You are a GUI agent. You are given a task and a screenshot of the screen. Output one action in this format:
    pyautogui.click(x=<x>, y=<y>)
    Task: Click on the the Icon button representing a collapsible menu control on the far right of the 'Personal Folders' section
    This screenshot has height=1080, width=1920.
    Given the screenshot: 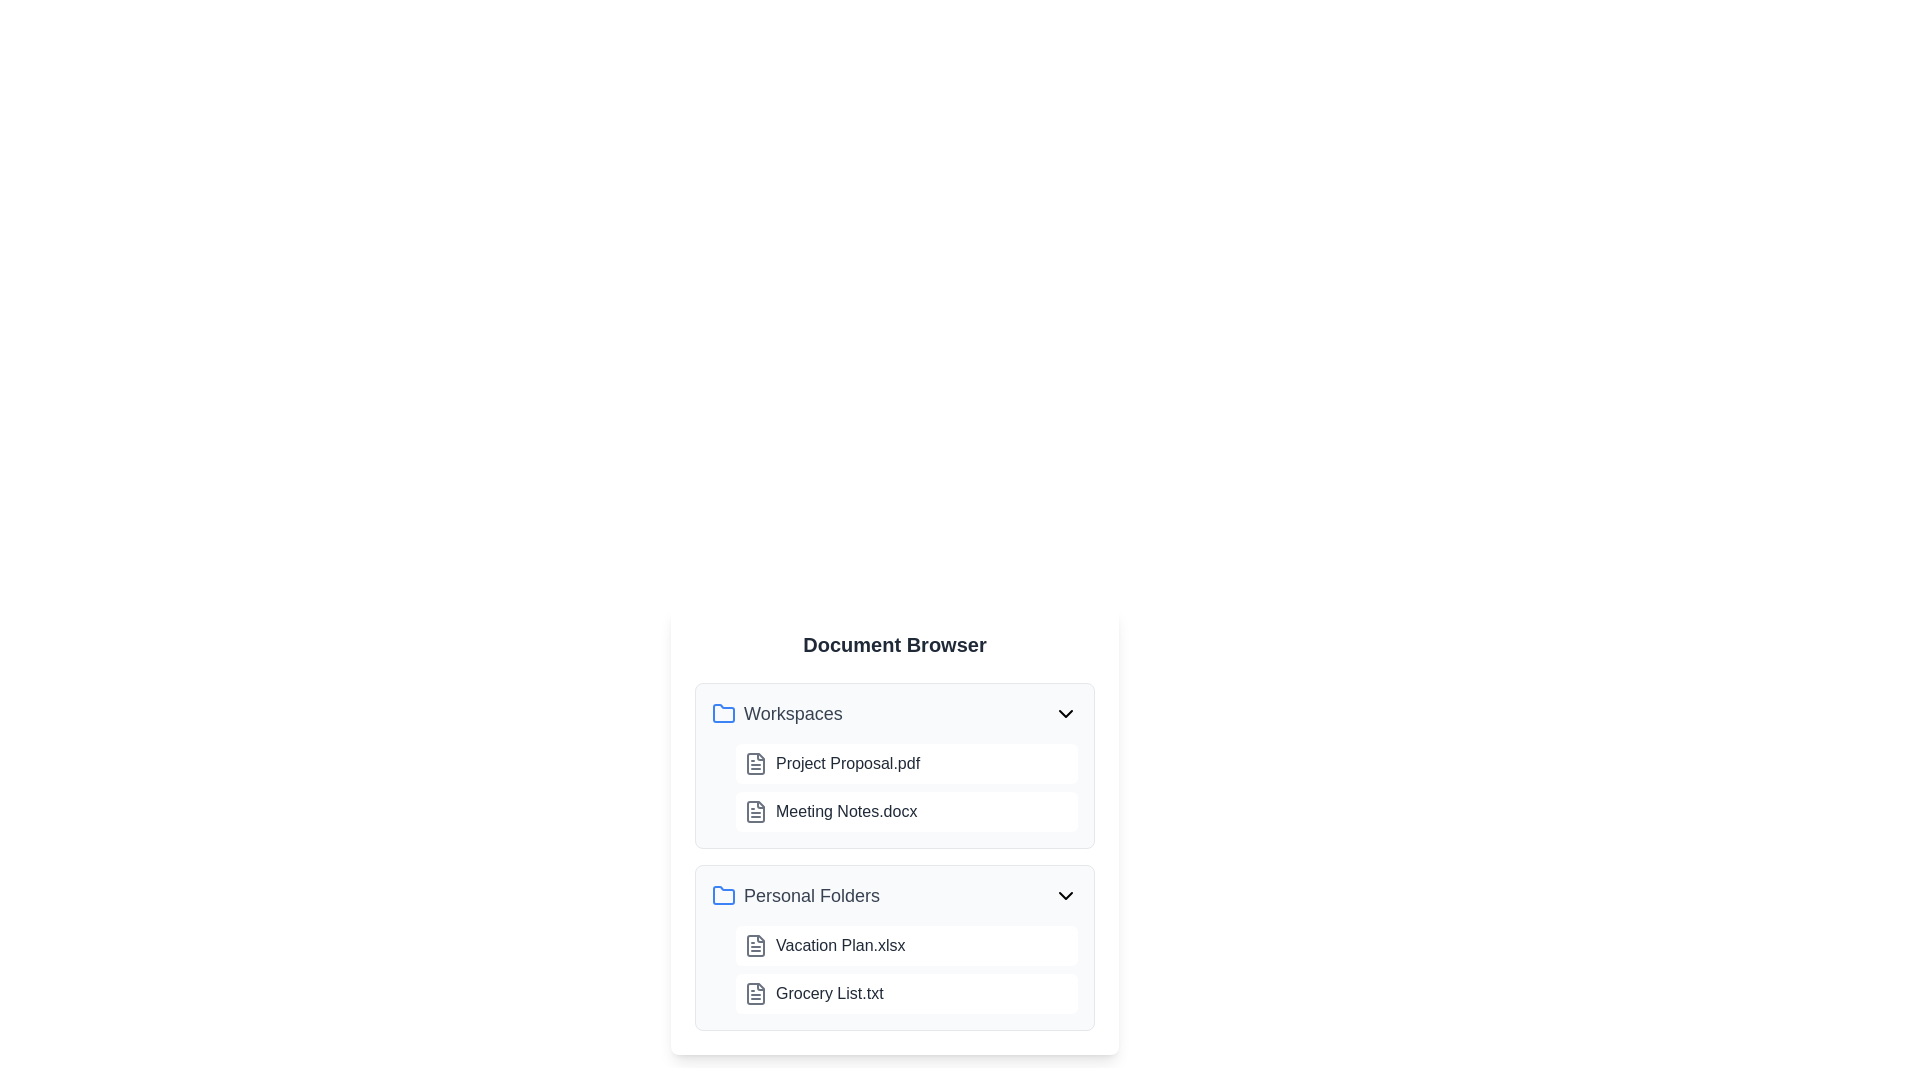 What is the action you would take?
    pyautogui.click(x=1064, y=894)
    